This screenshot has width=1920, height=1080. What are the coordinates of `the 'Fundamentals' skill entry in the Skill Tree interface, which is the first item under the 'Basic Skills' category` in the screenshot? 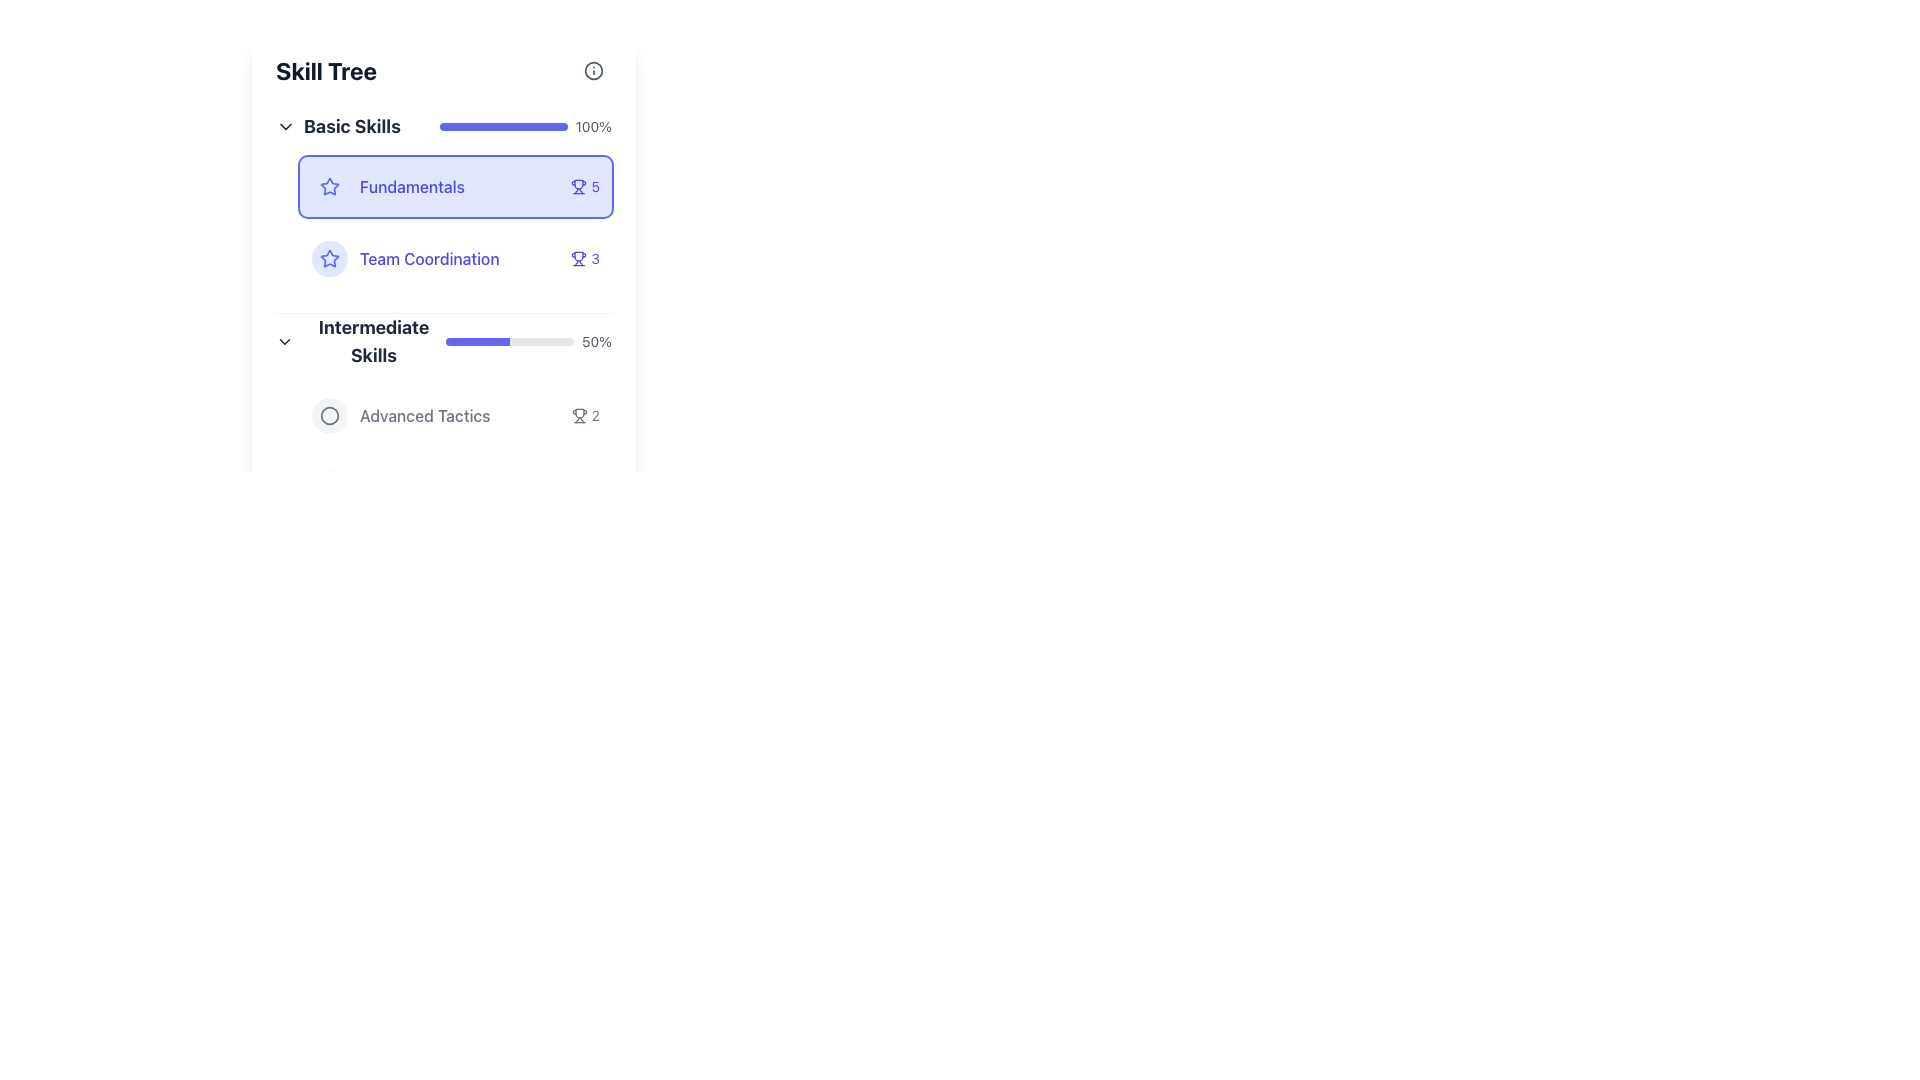 It's located at (455, 186).